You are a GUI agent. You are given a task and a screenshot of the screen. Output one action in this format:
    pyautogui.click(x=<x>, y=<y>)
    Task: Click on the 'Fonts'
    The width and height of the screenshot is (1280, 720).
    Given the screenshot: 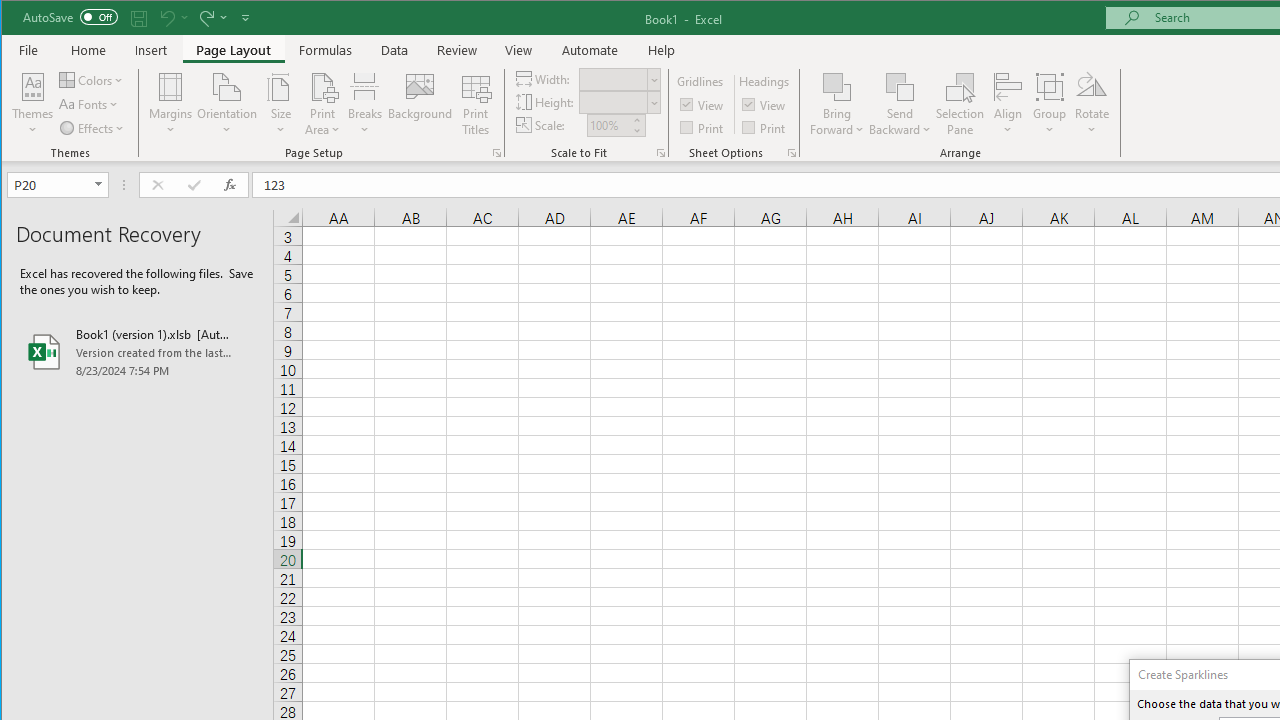 What is the action you would take?
    pyautogui.click(x=89, y=104)
    